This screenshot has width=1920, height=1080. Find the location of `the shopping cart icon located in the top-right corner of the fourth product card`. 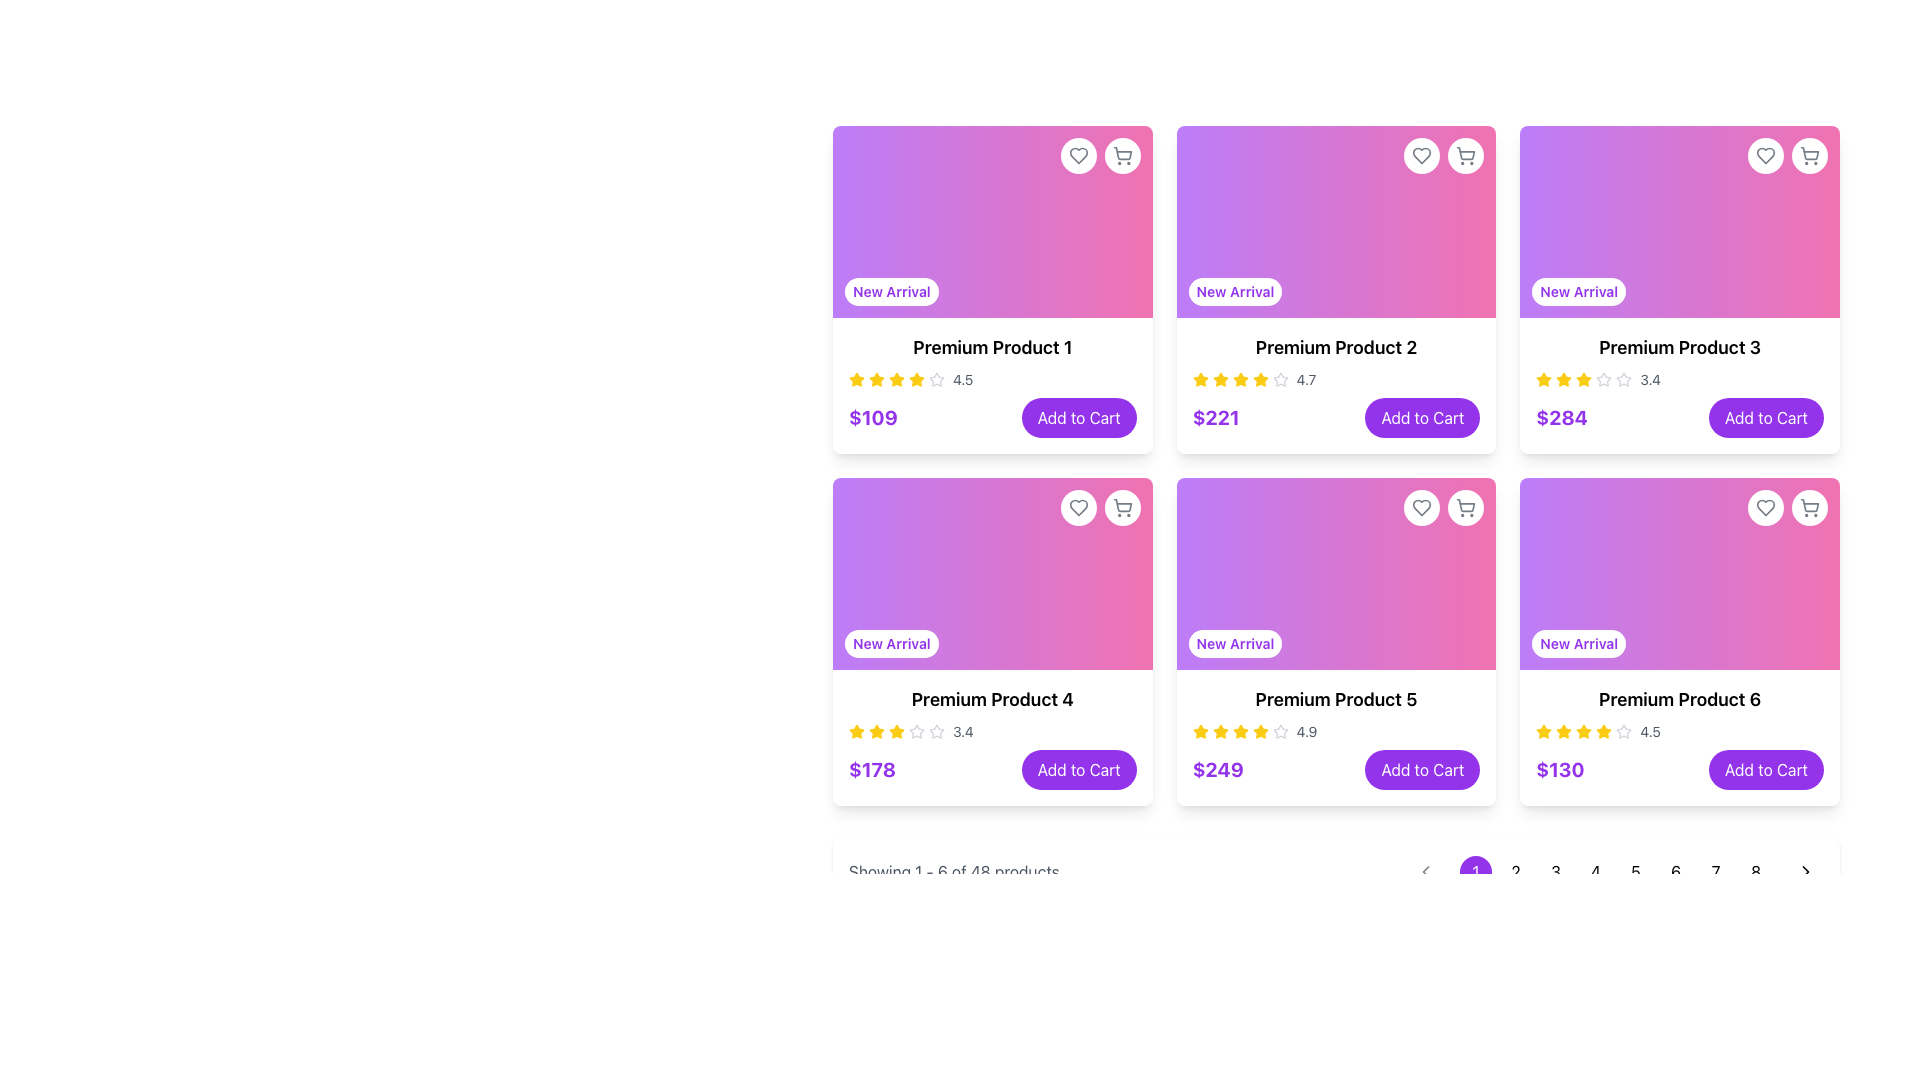

the shopping cart icon located in the top-right corner of the fourth product card is located at coordinates (1122, 507).